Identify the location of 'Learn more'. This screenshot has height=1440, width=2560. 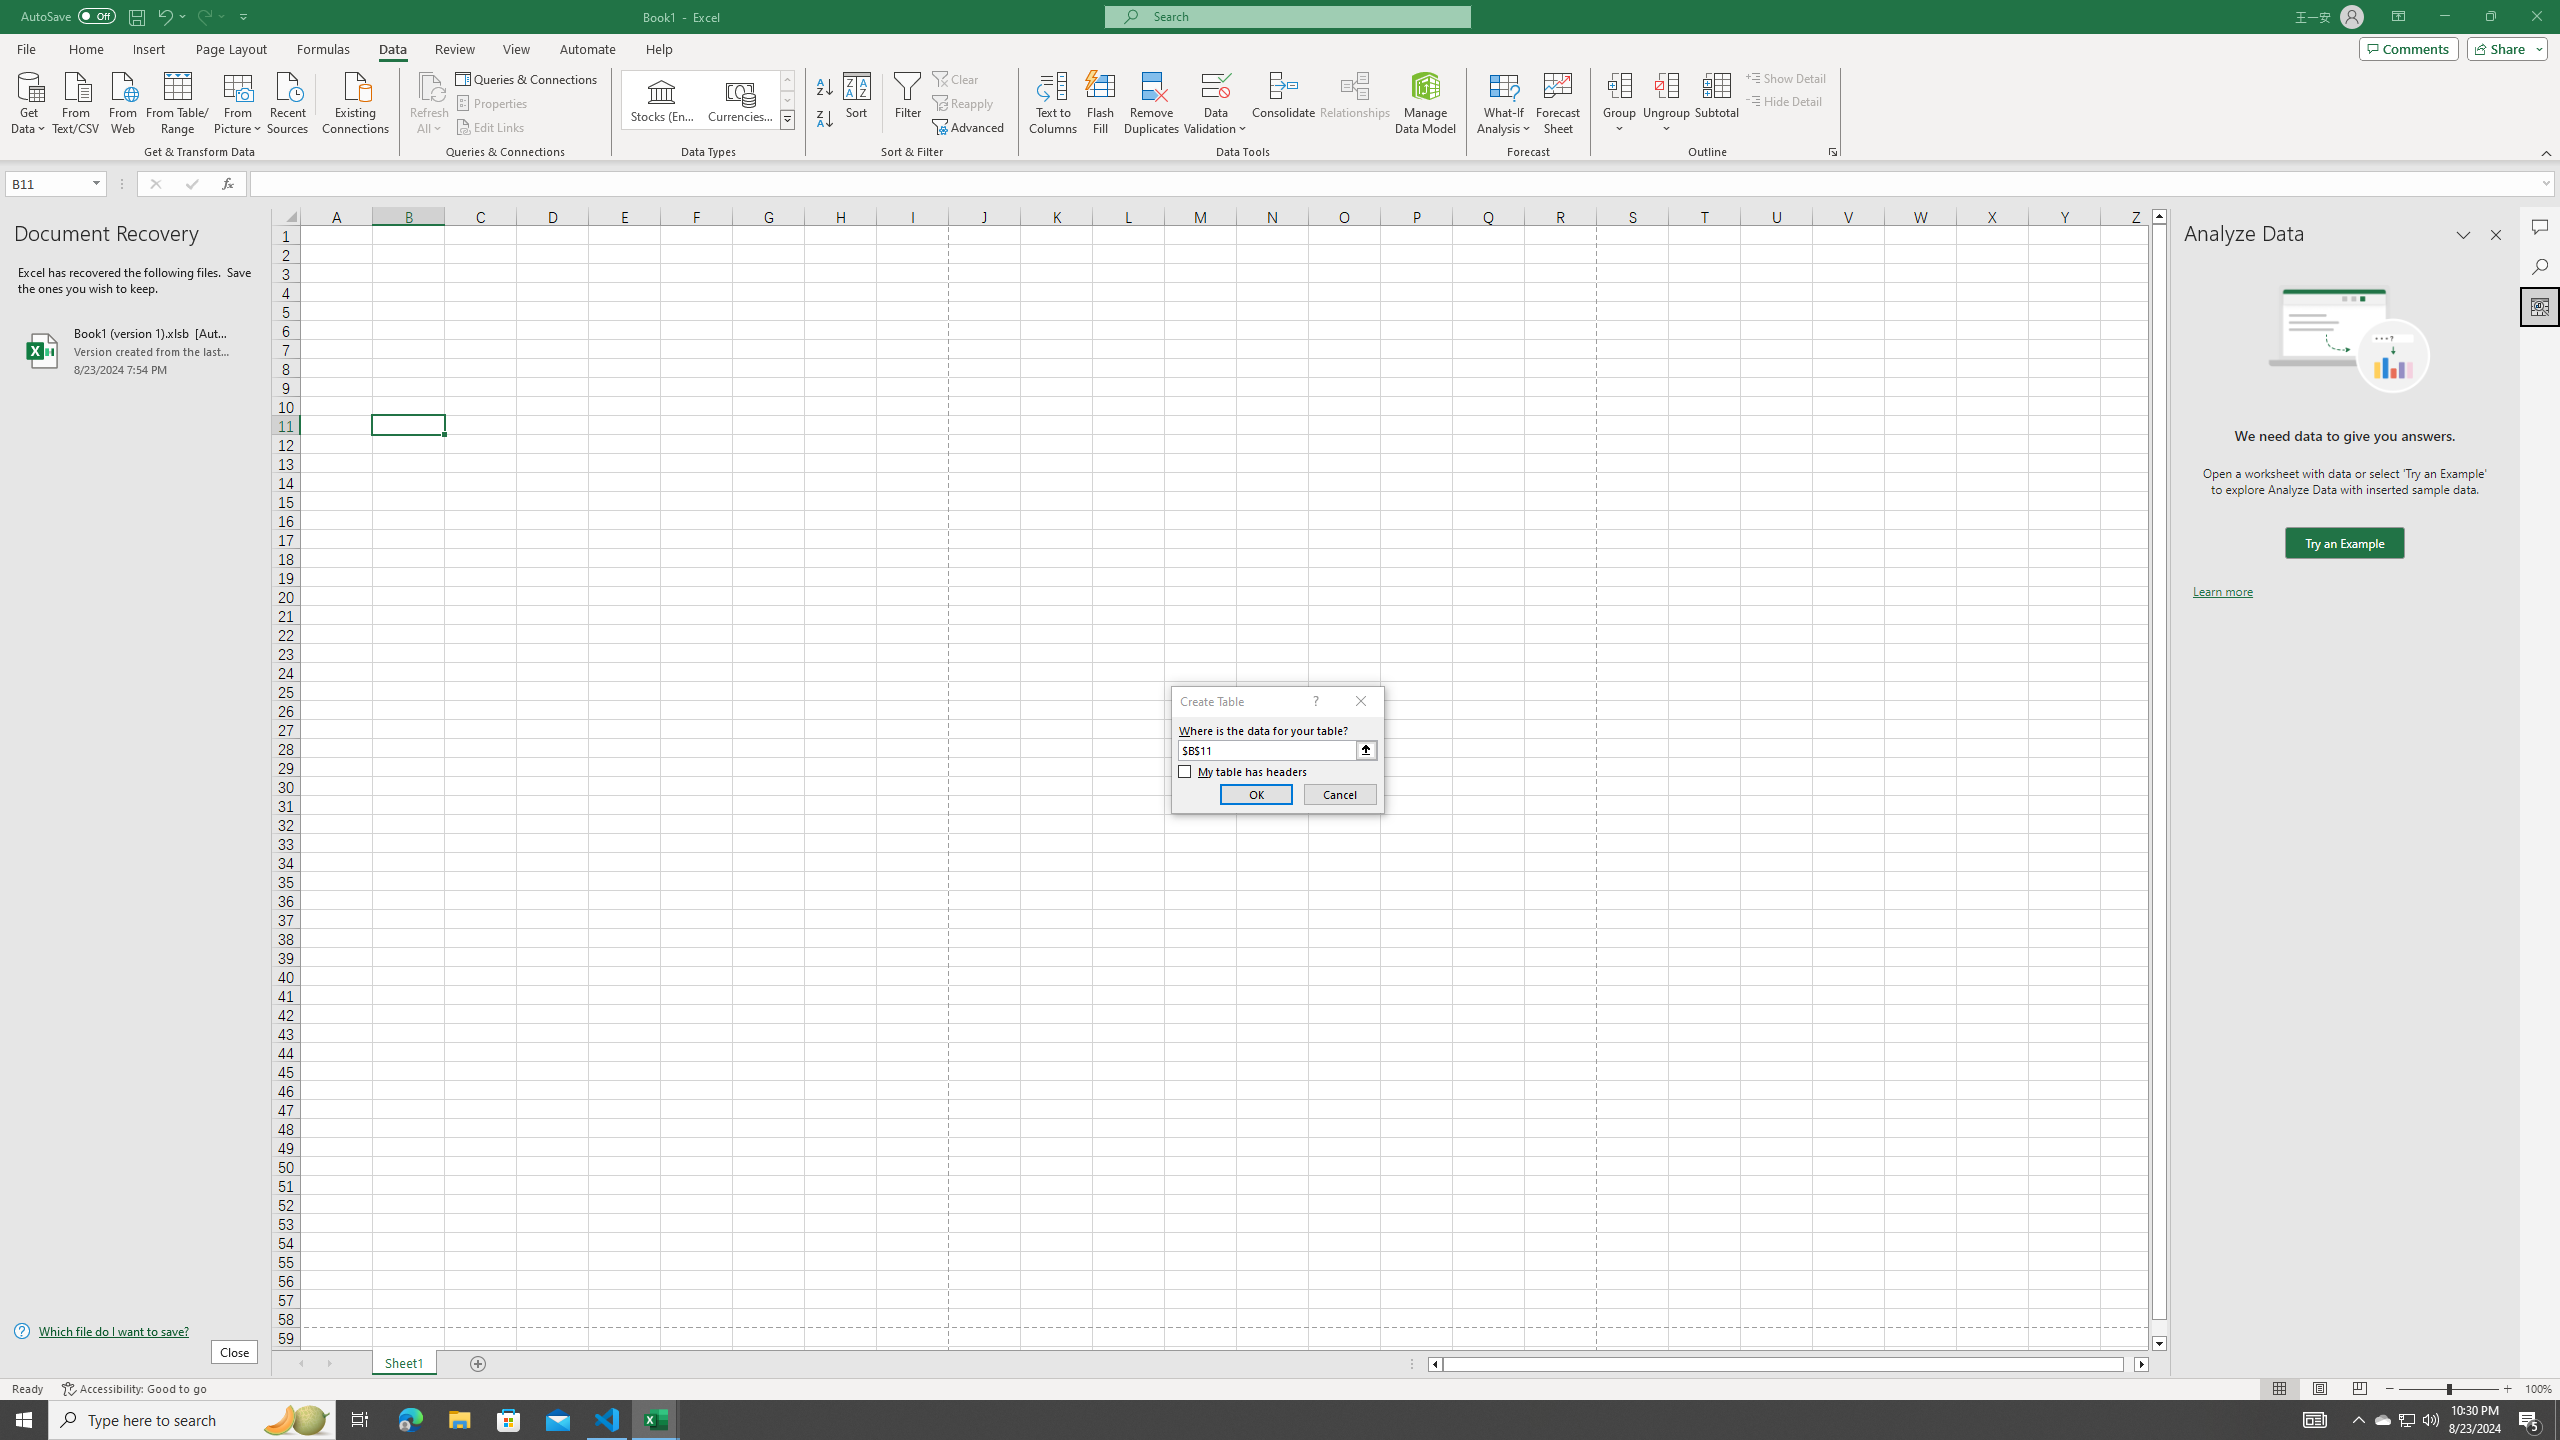
(2222, 590).